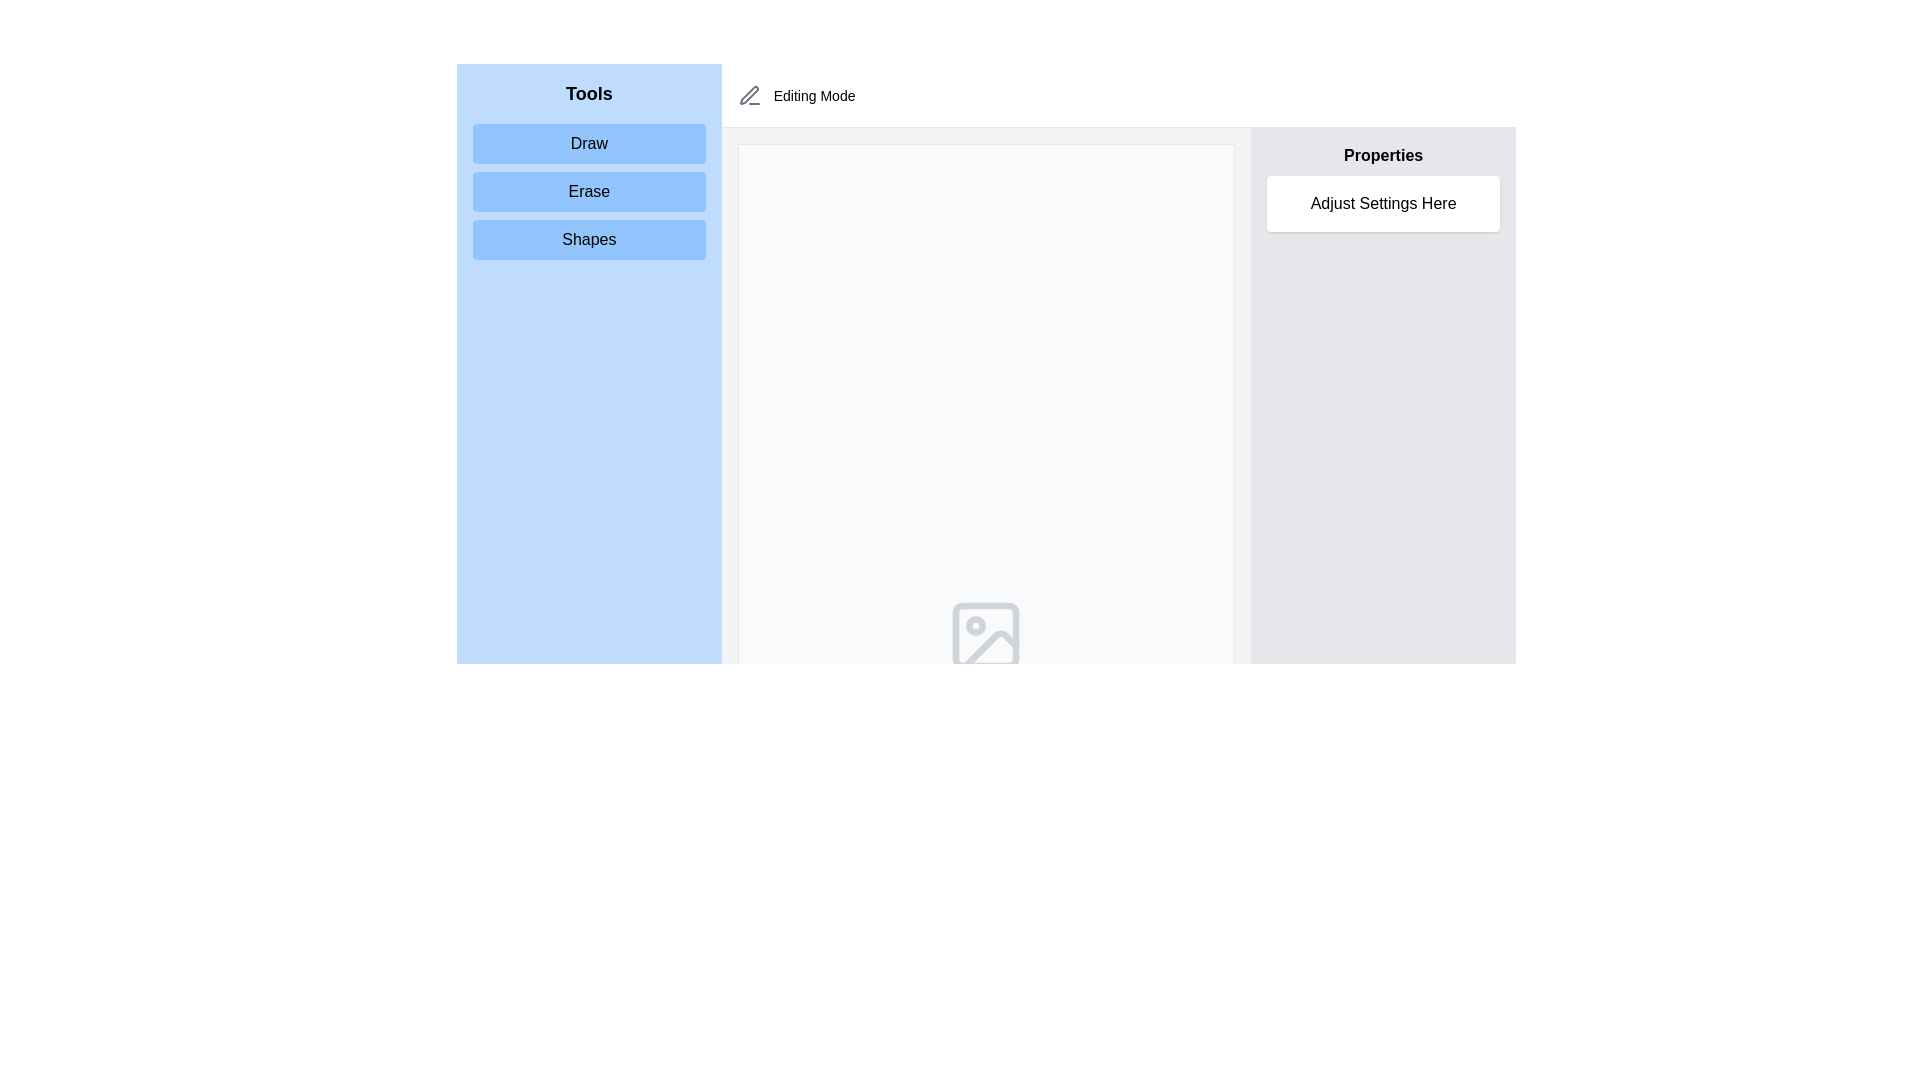  What do you see at coordinates (814, 95) in the screenshot?
I see `the text label reading 'Editing Mode', which is styled in a medium-sized sans-serif typeface and is located to the right of a pen icon in the header bar` at bounding box center [814, 95].